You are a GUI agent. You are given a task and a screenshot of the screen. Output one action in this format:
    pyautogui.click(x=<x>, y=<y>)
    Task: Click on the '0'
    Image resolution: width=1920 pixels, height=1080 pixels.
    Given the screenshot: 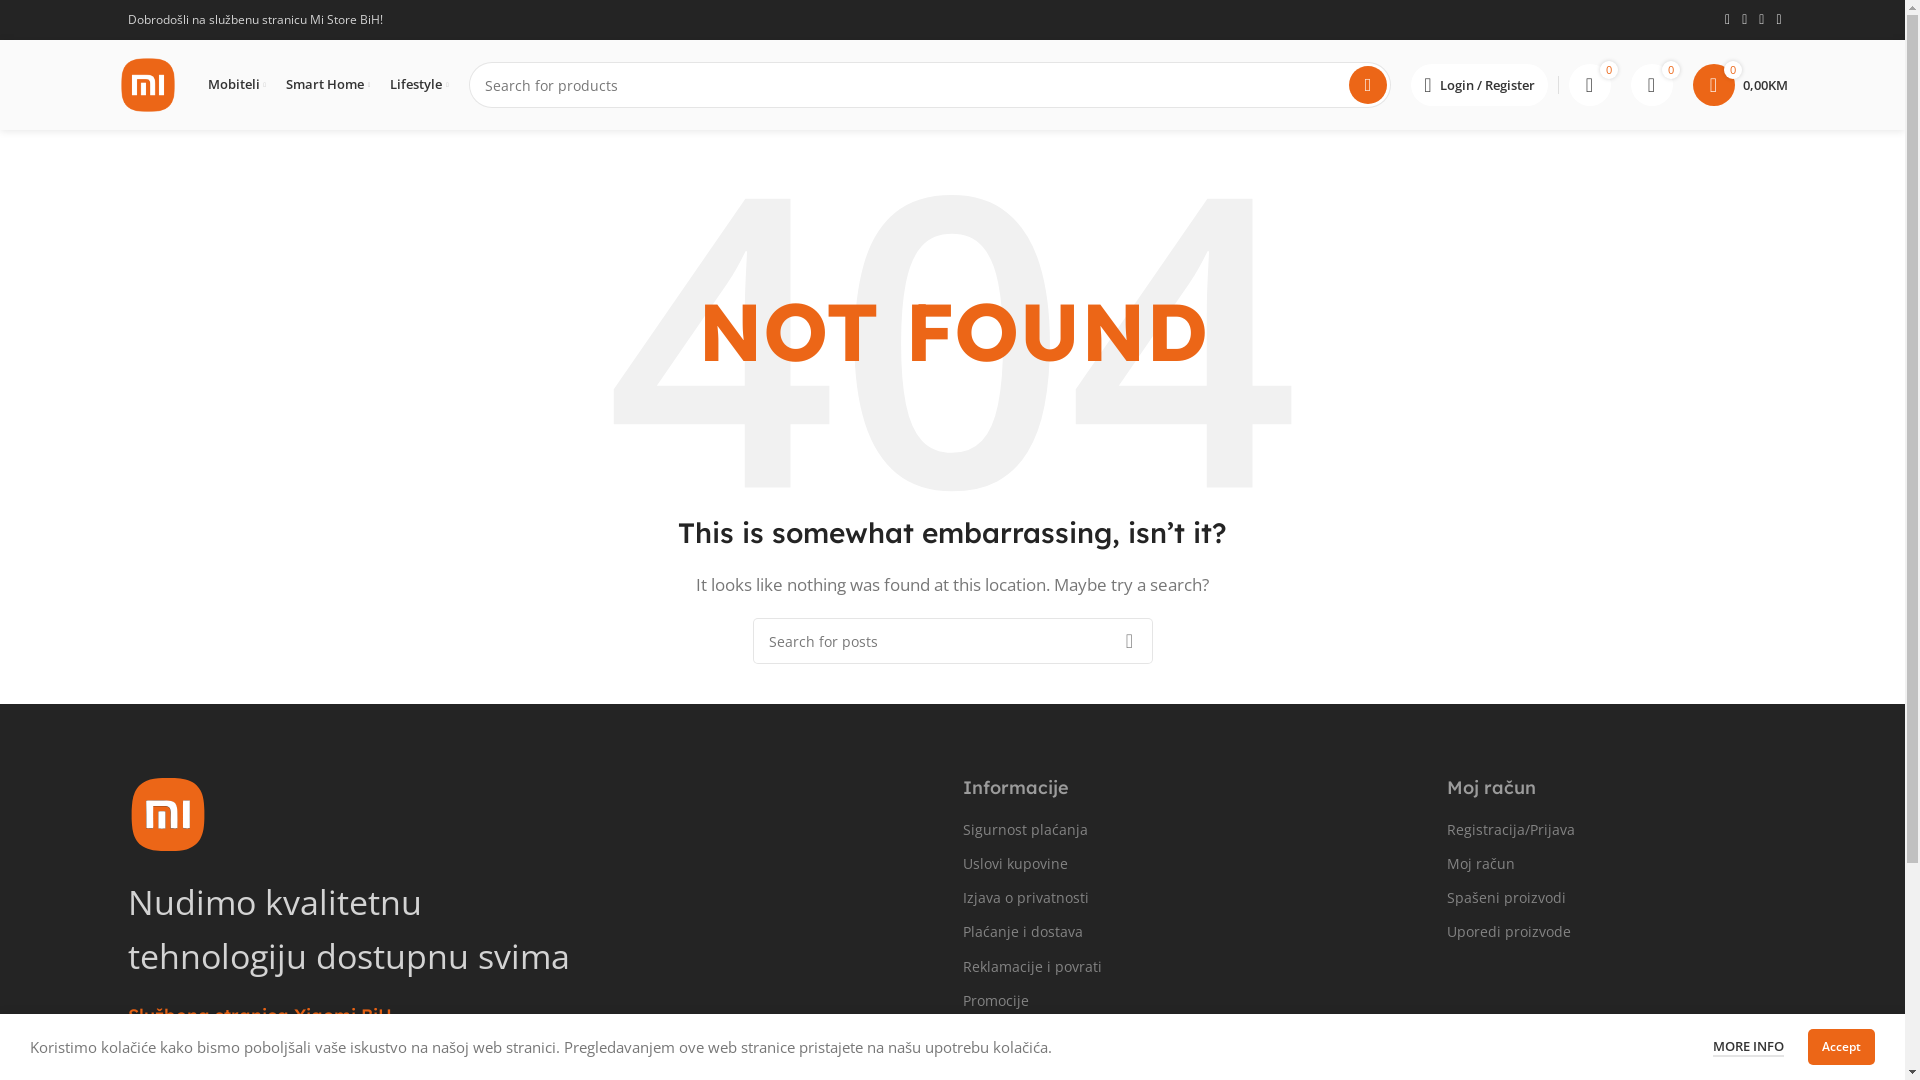 What is the action you would take?
    pyautogui.click(x=1651, y=83)
    